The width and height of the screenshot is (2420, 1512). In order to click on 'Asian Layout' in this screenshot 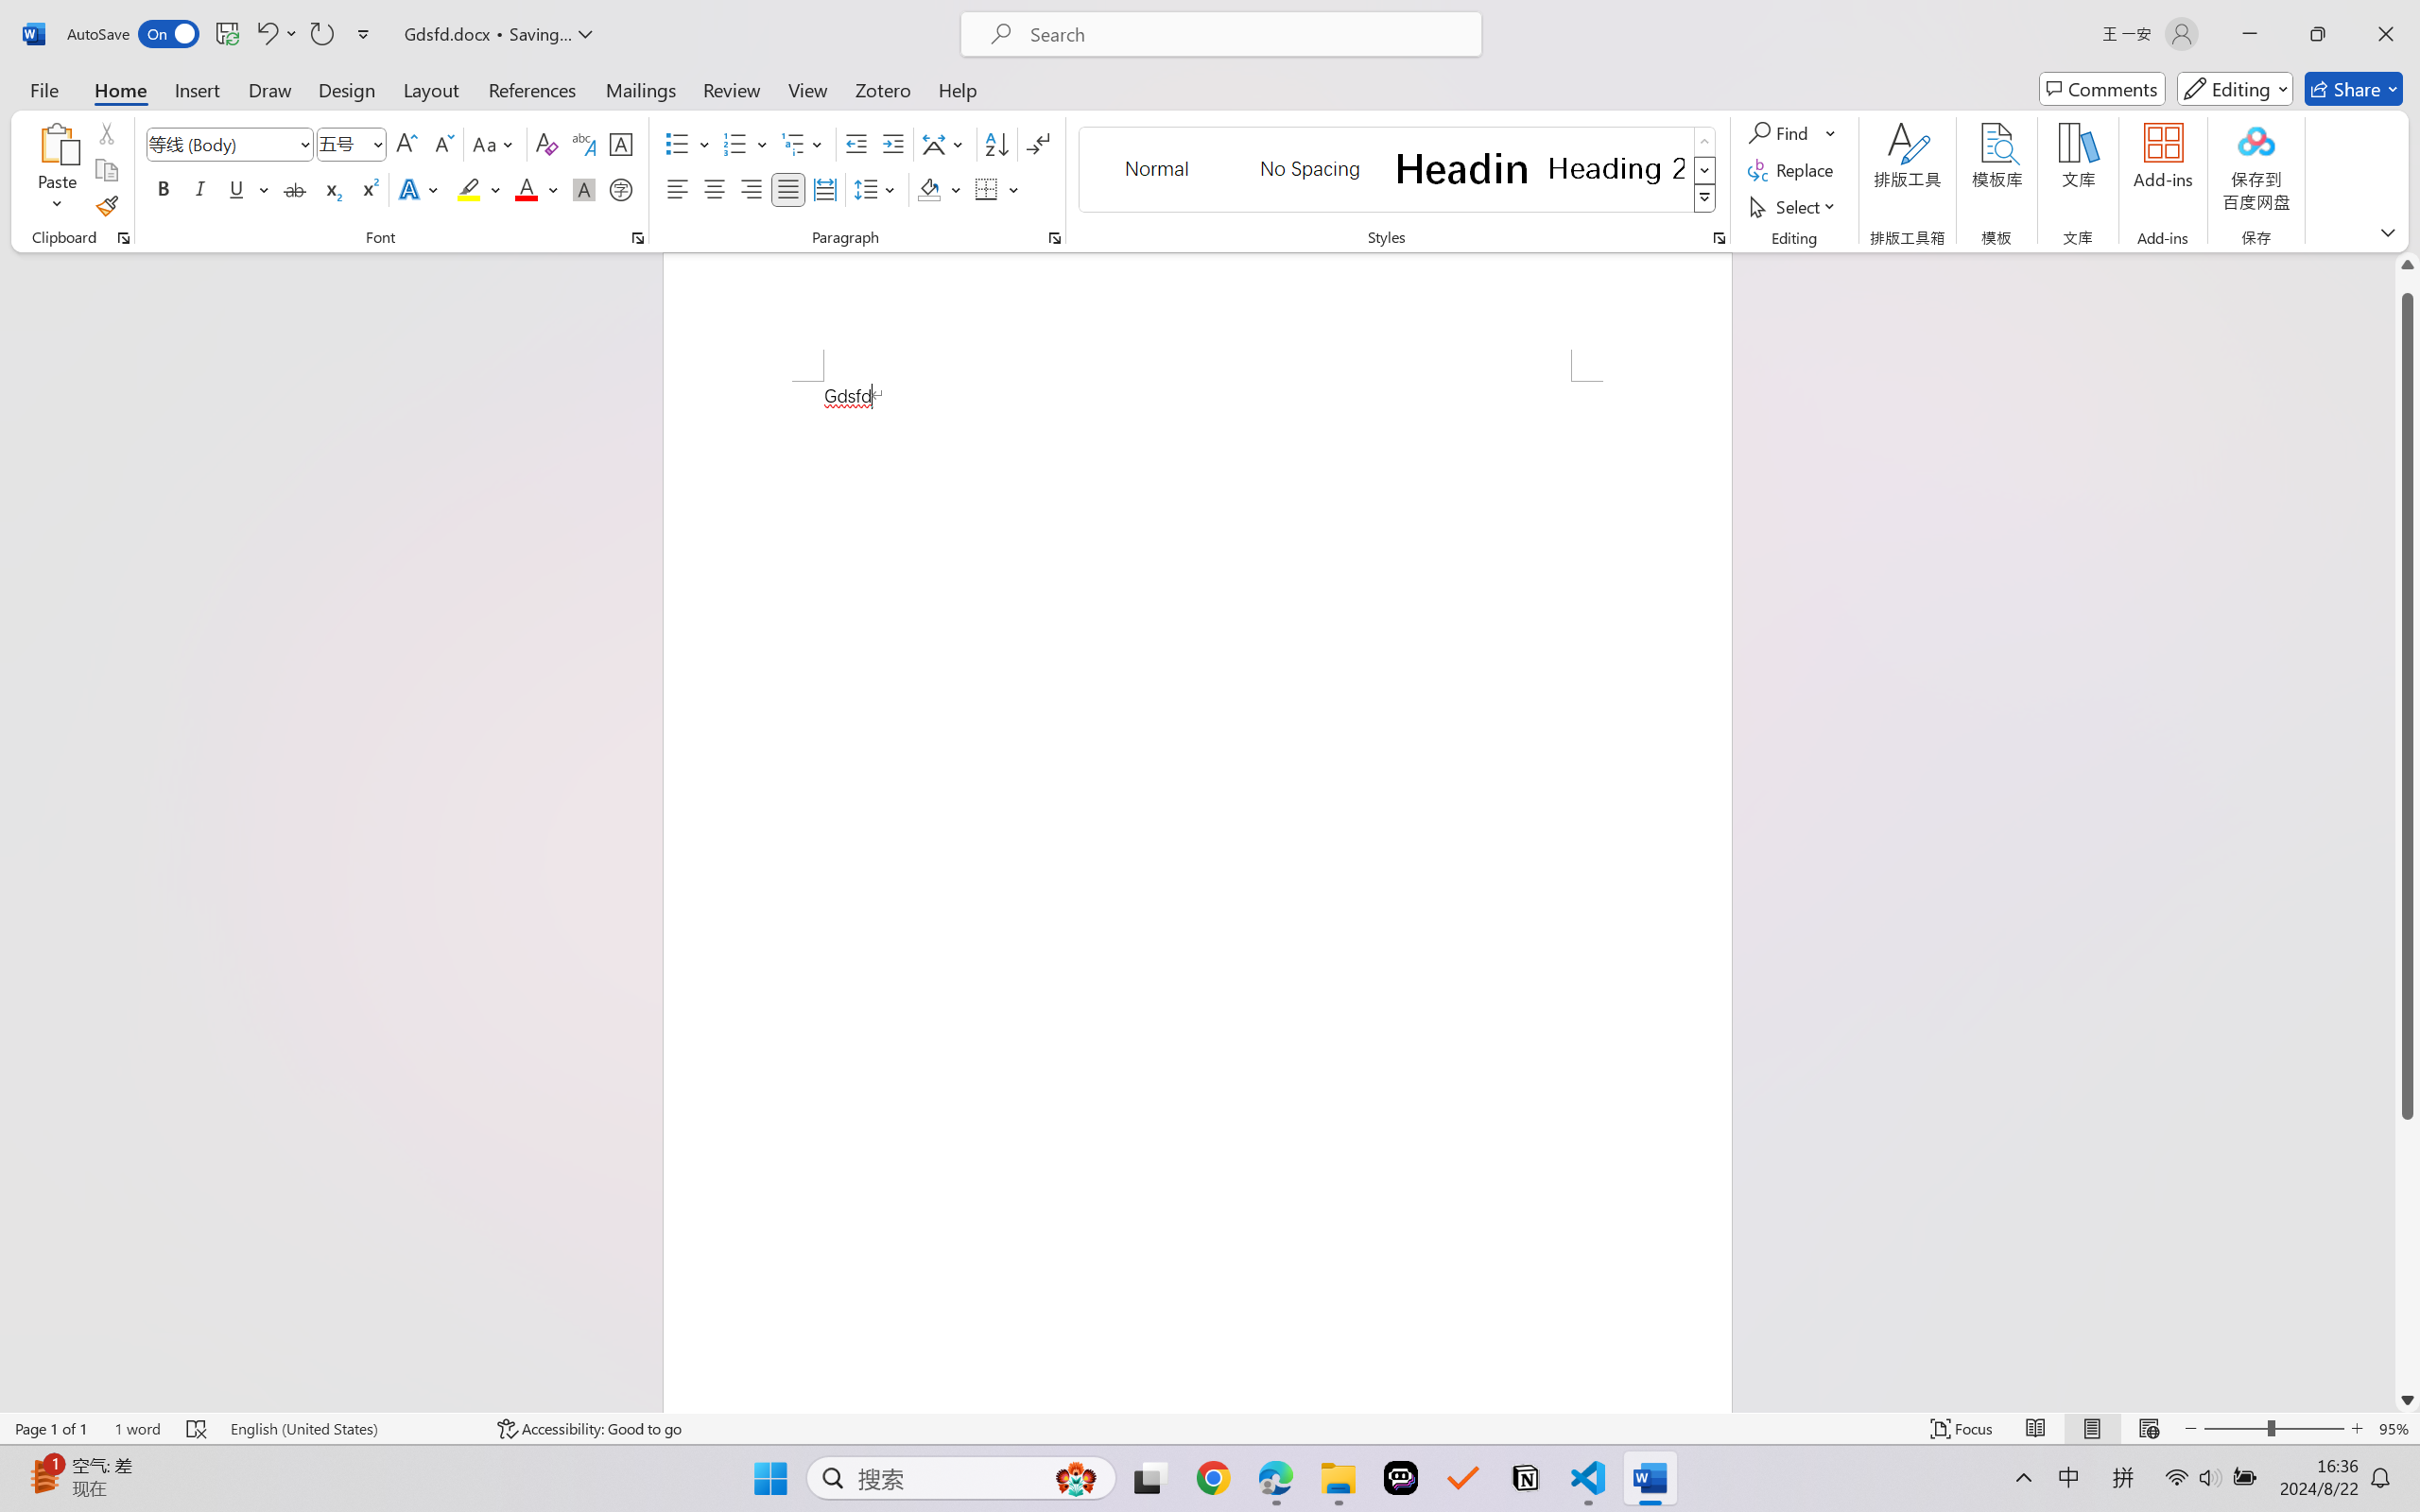, I will do `click(944, 144)`.